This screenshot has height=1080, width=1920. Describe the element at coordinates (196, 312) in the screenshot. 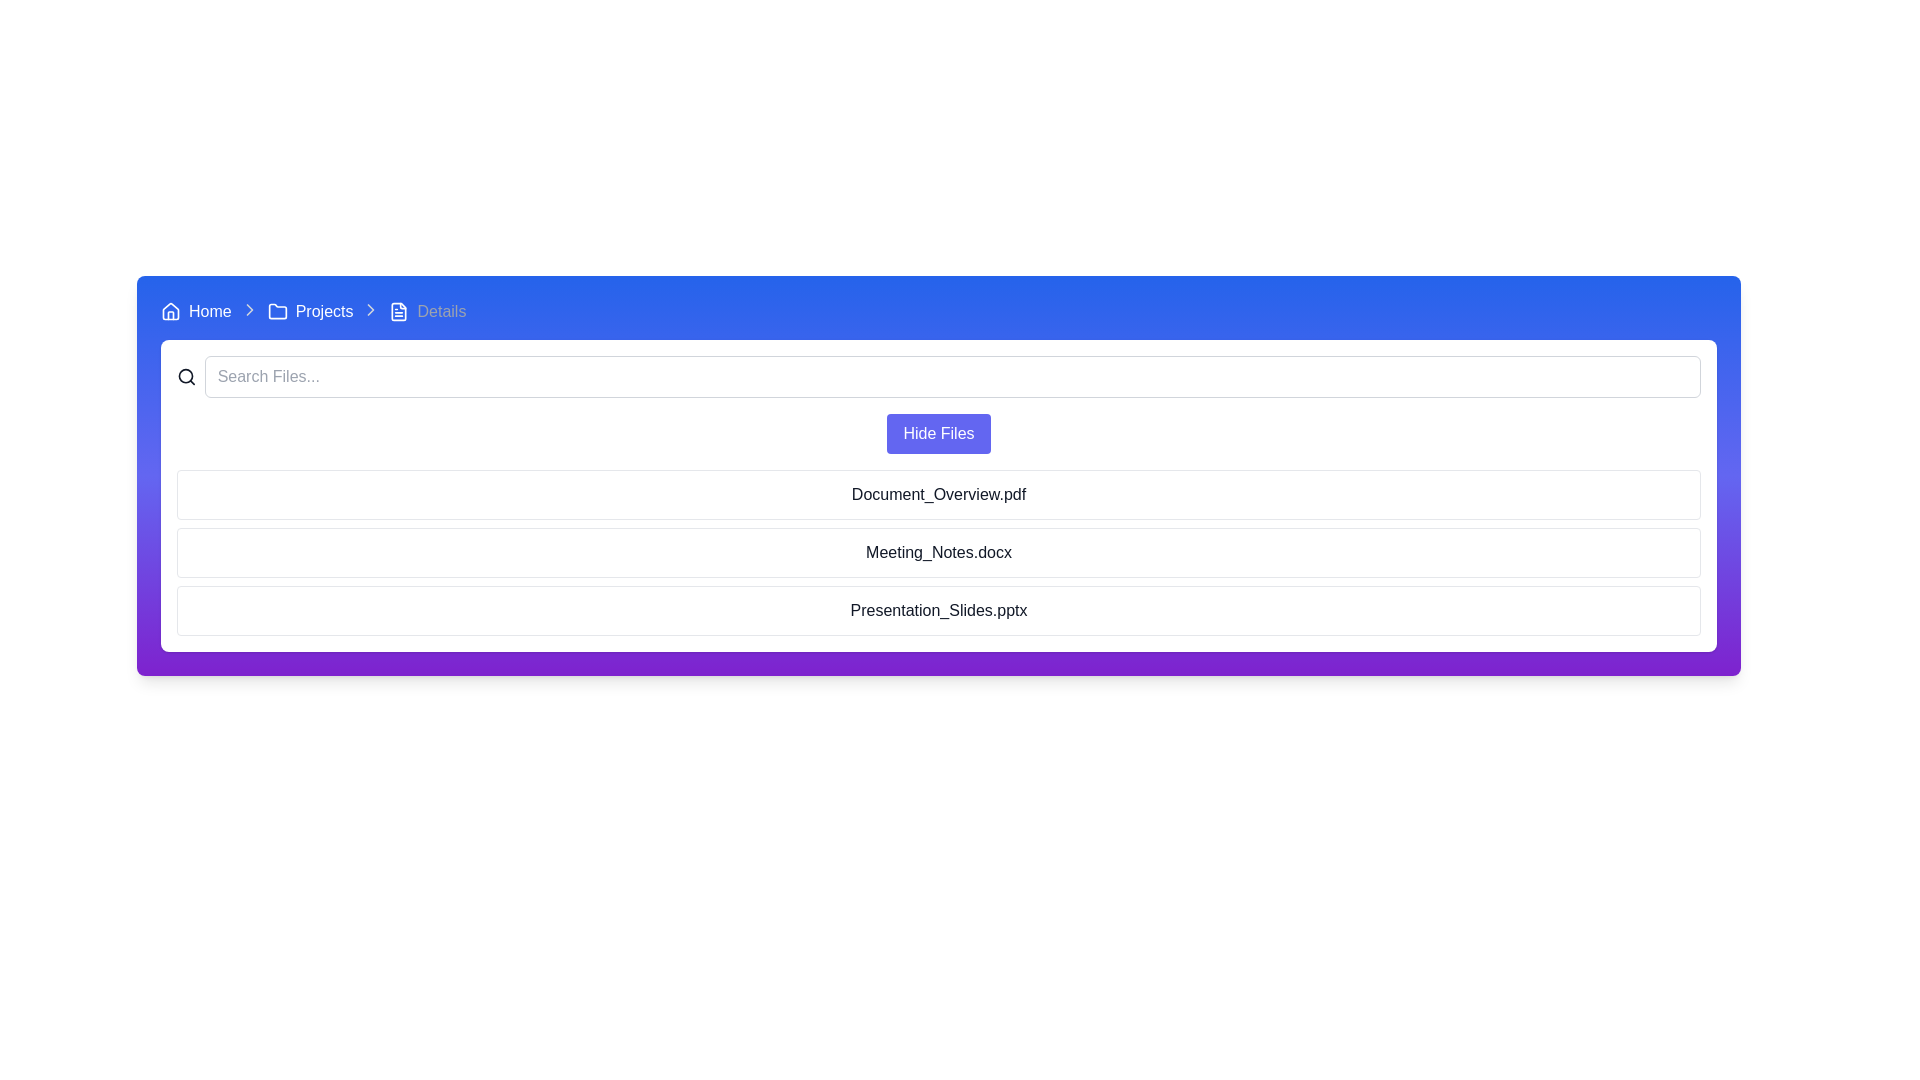

I see `the 'Home' link in the breadcrumb navigation bar, which consists of a house icon followed by the text 'Home' in blue font` at that location.